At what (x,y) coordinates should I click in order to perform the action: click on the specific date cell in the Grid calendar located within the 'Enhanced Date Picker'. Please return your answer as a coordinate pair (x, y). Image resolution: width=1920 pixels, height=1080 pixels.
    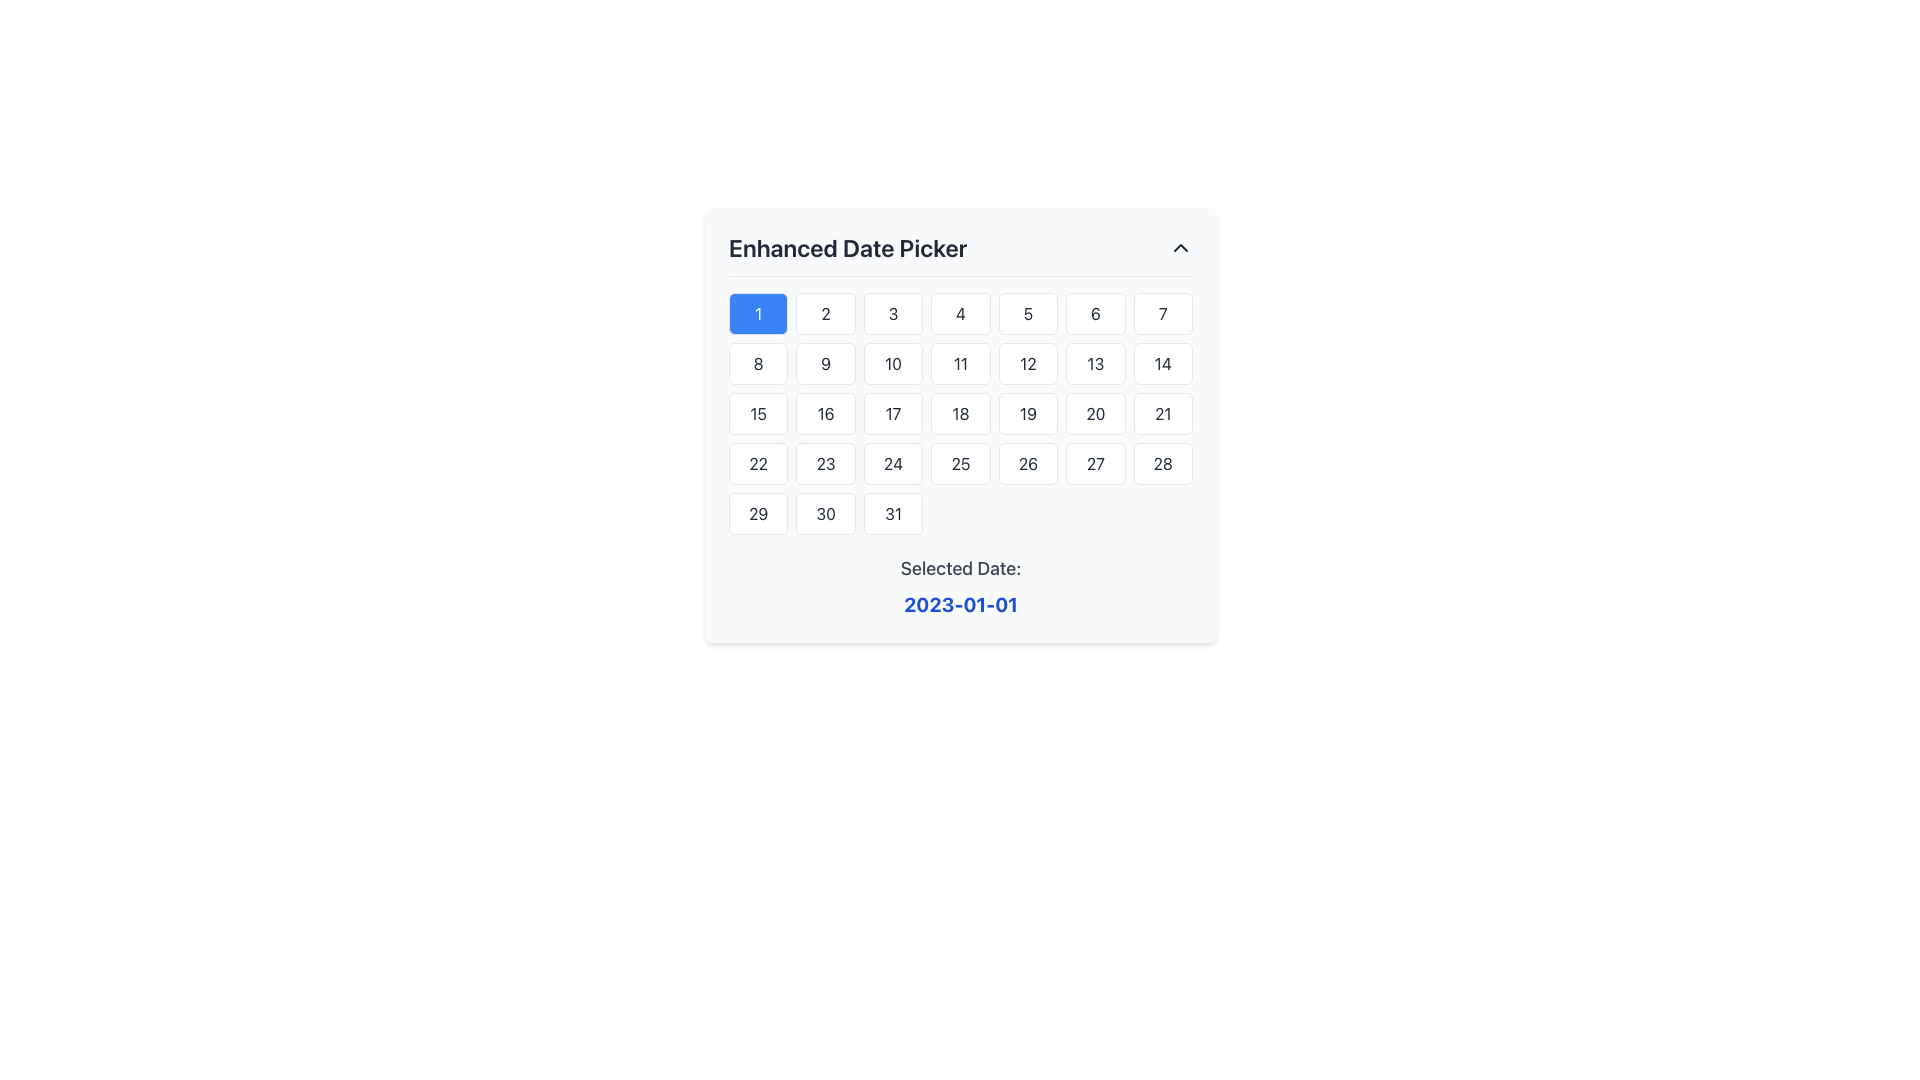
    Looking at the image, I should click on (960, 412).